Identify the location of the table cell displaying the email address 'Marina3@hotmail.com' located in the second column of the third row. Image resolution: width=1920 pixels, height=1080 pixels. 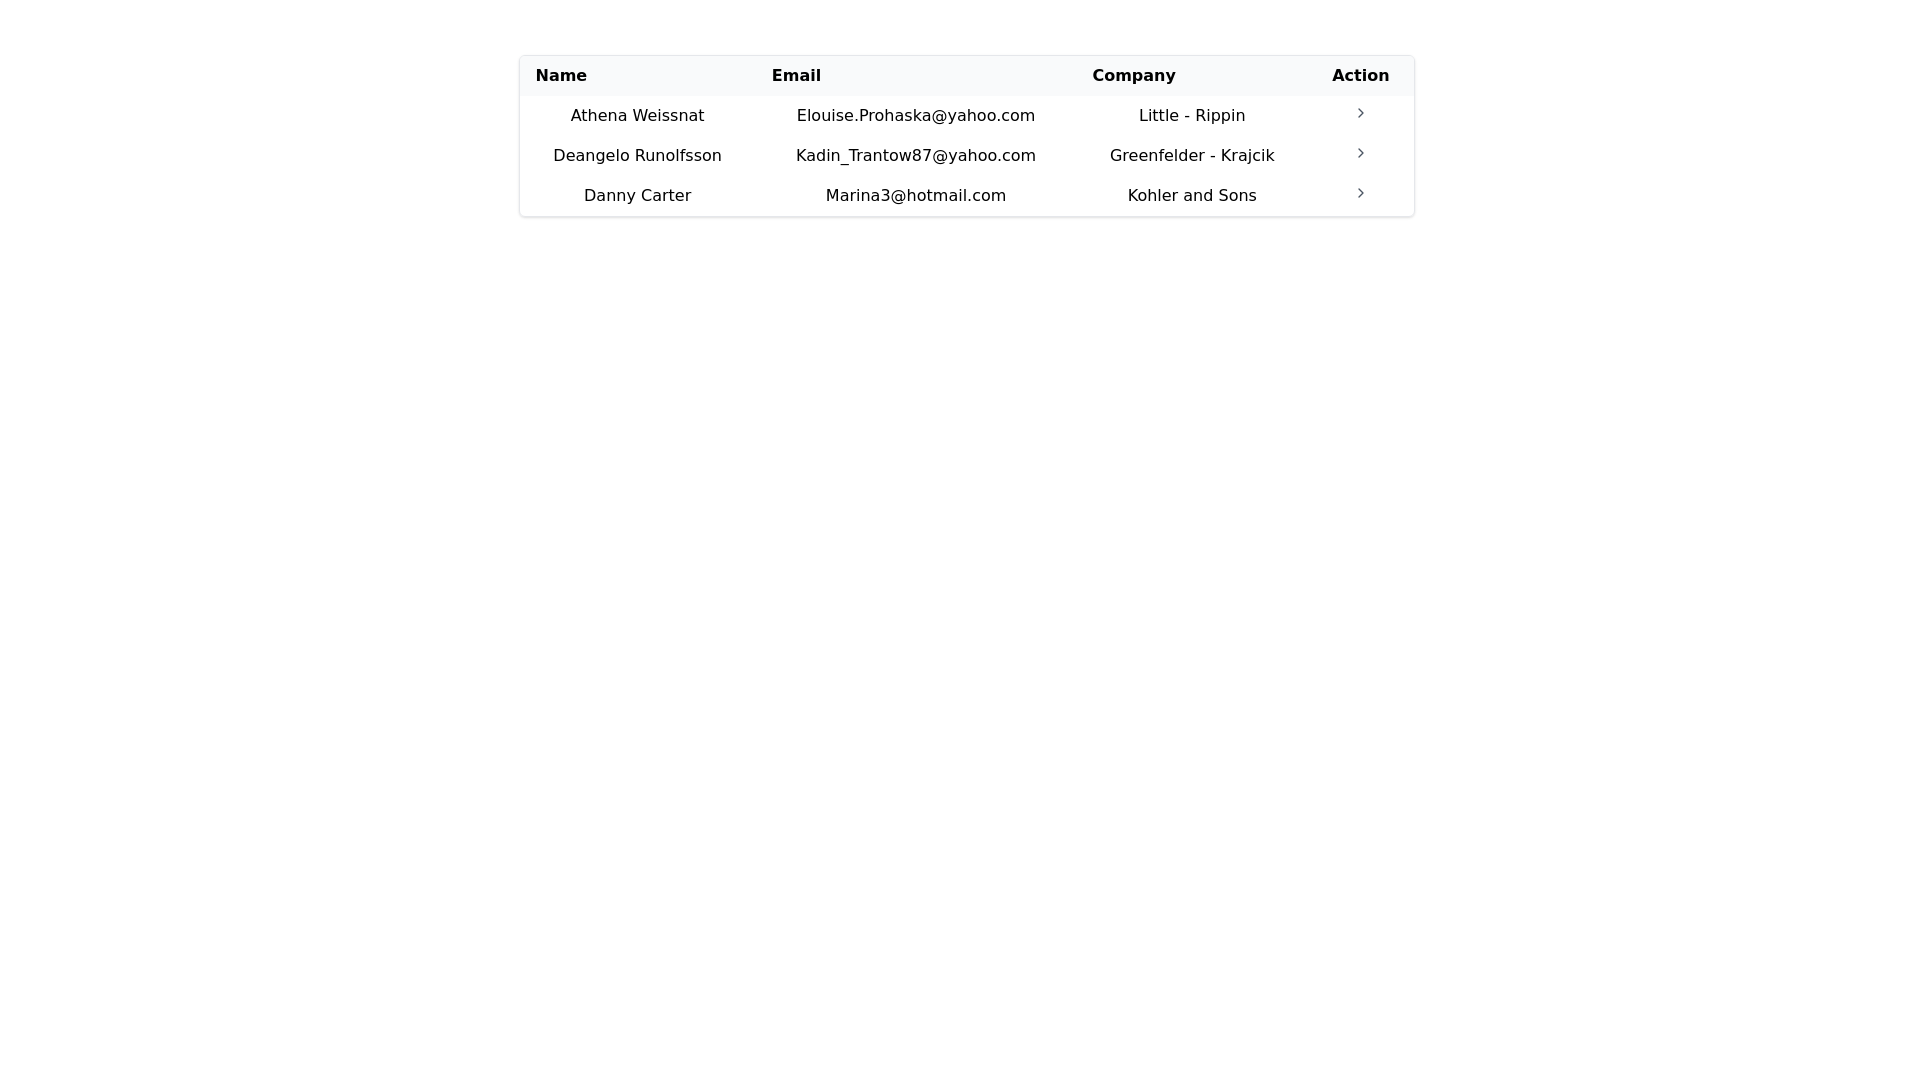
(915, 196).